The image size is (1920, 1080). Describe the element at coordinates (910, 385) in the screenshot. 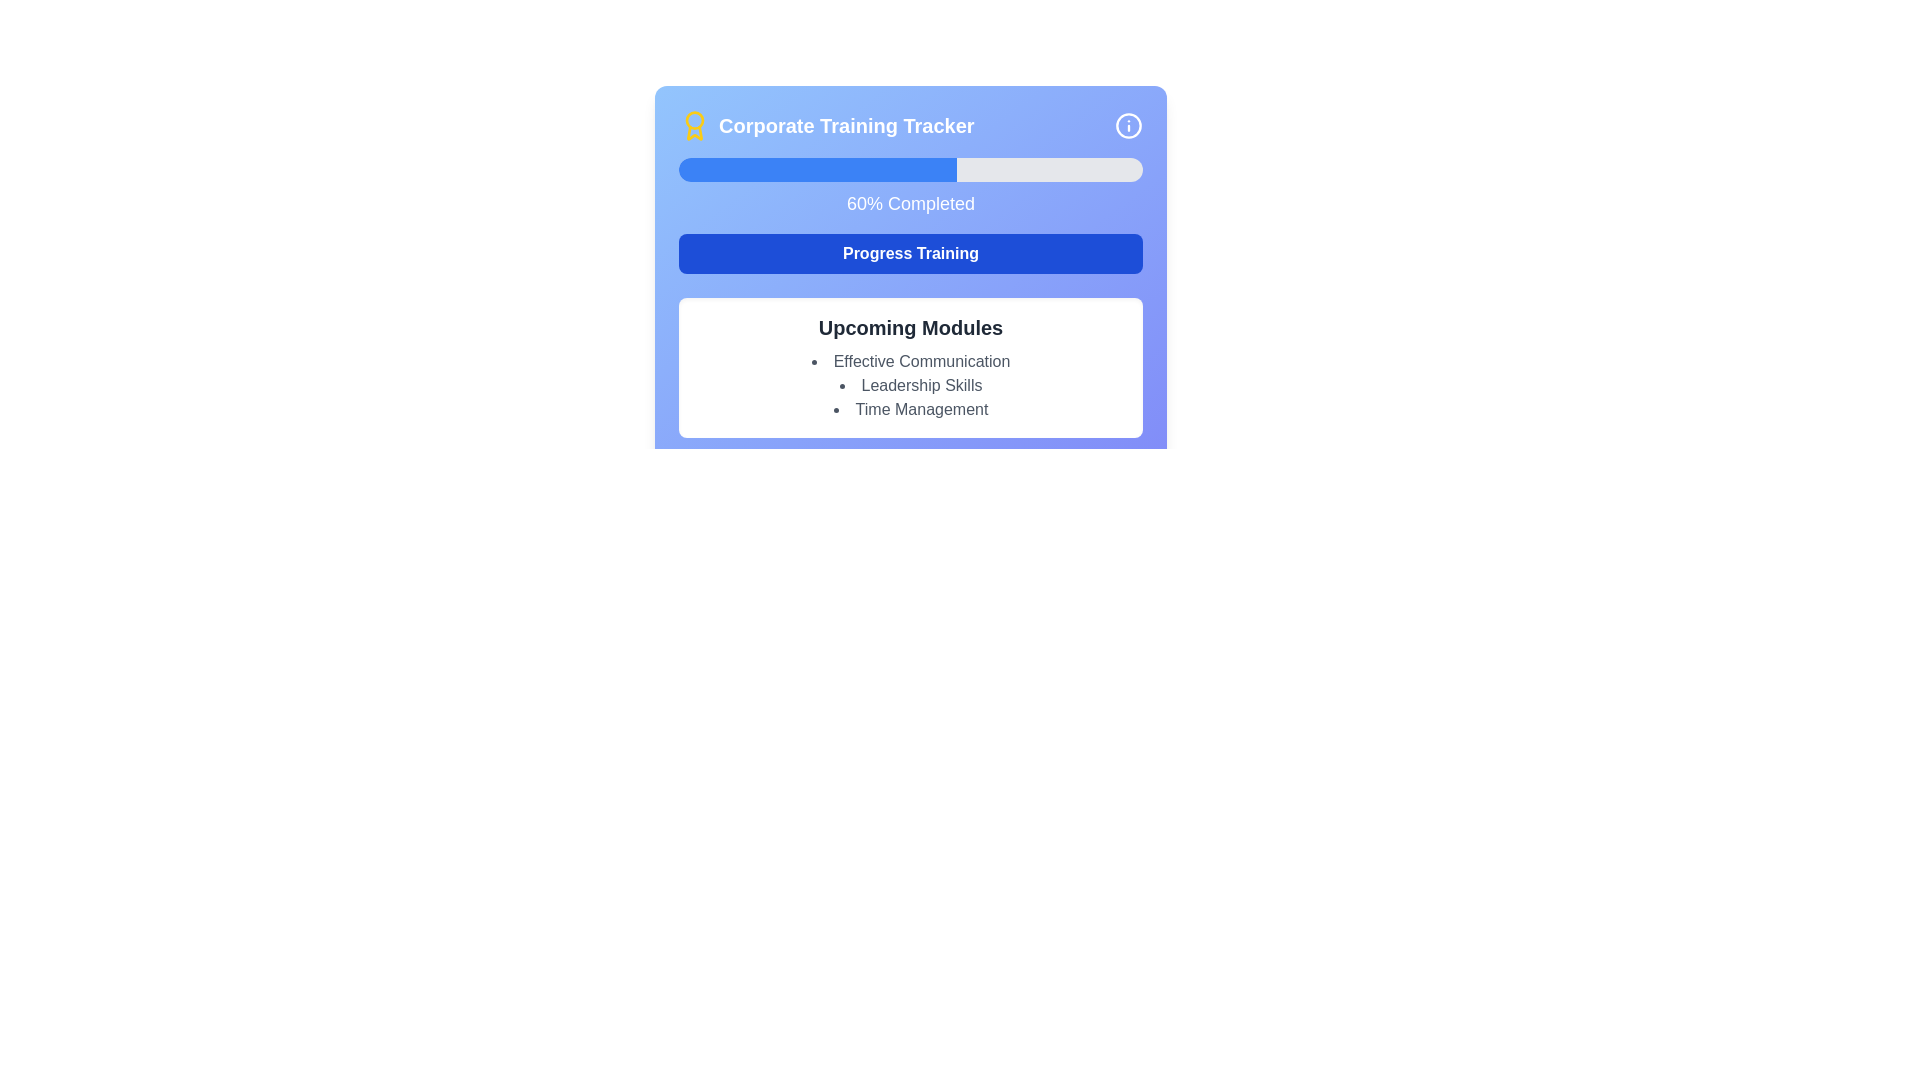

I see `the text label indicating the training module titled 'Leadership Skills', which is the second item in the list under 'Upcoming Modules'` at that location.